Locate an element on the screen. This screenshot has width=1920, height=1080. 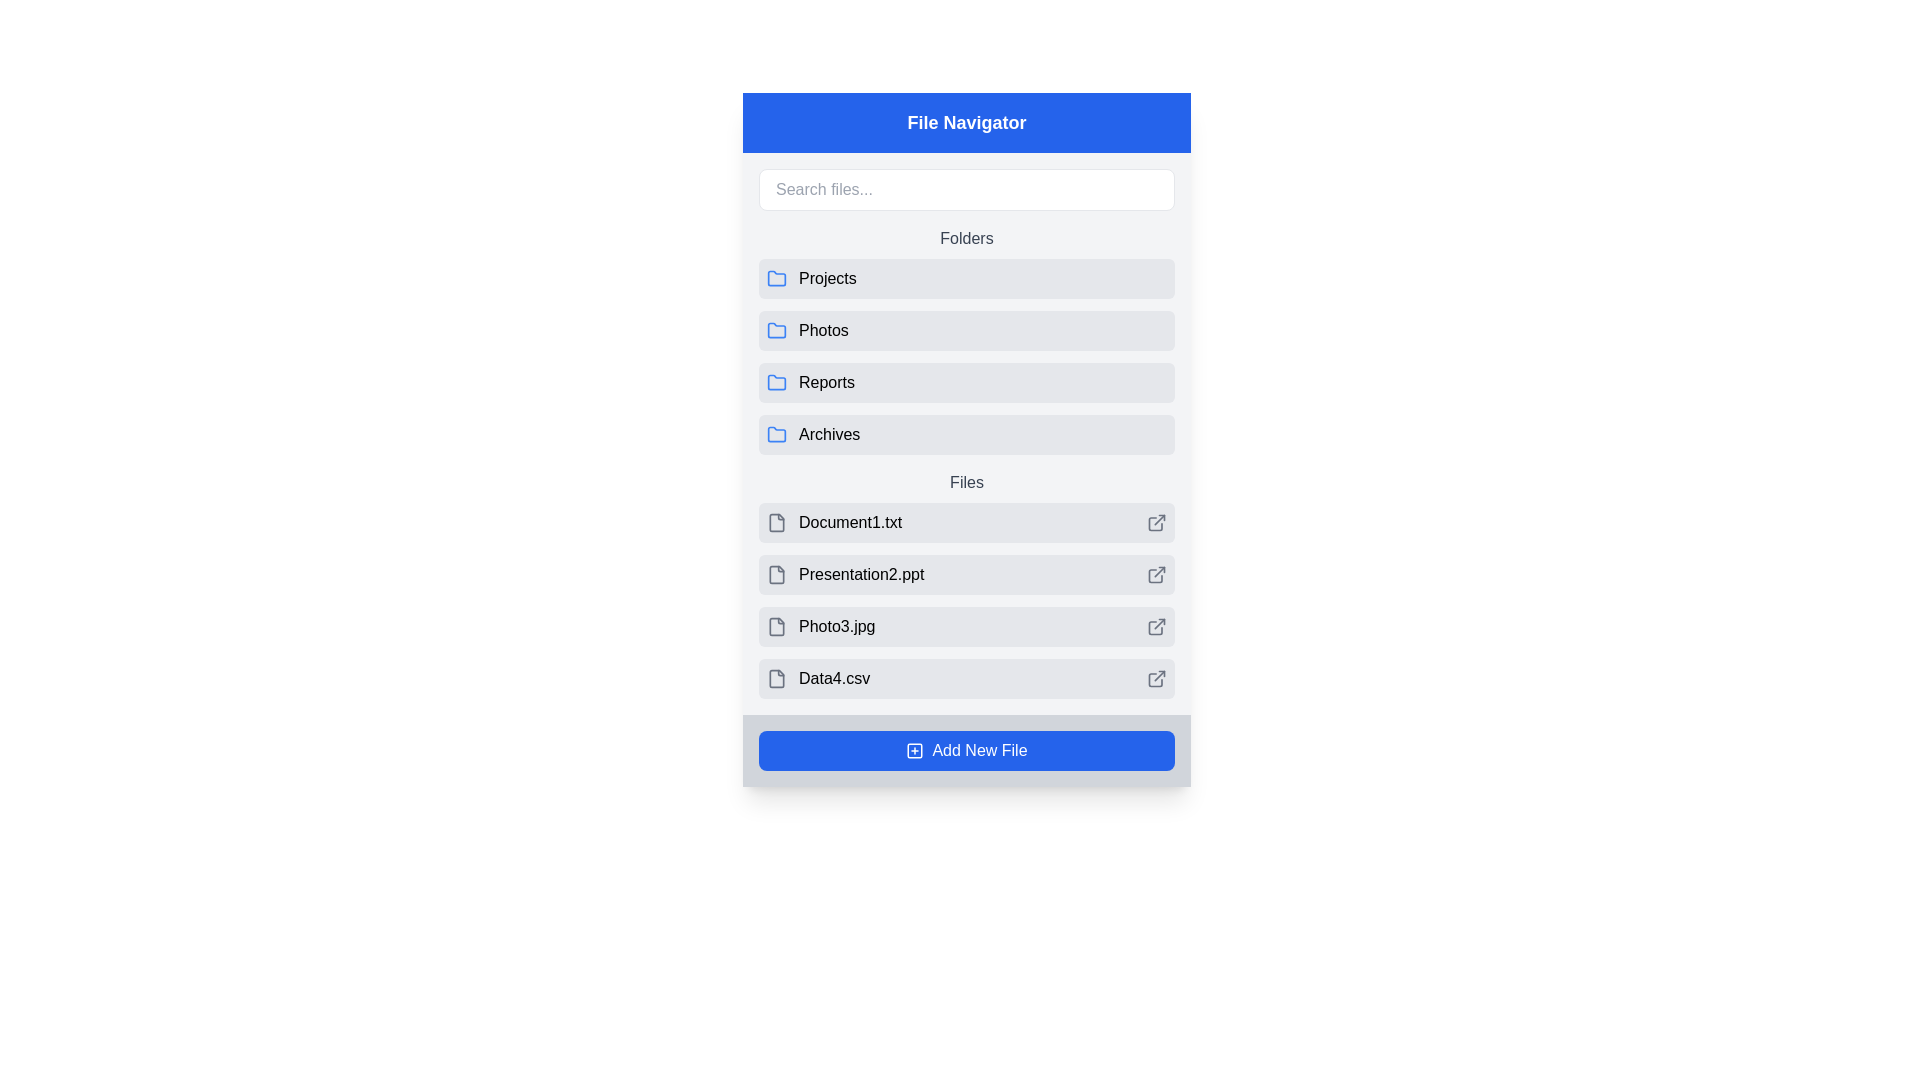
the list of folder items labeled 'Projects', 'Photos', 'Reports', and 'Archives' to emphasize interaction is located at coordinates (966, 339).